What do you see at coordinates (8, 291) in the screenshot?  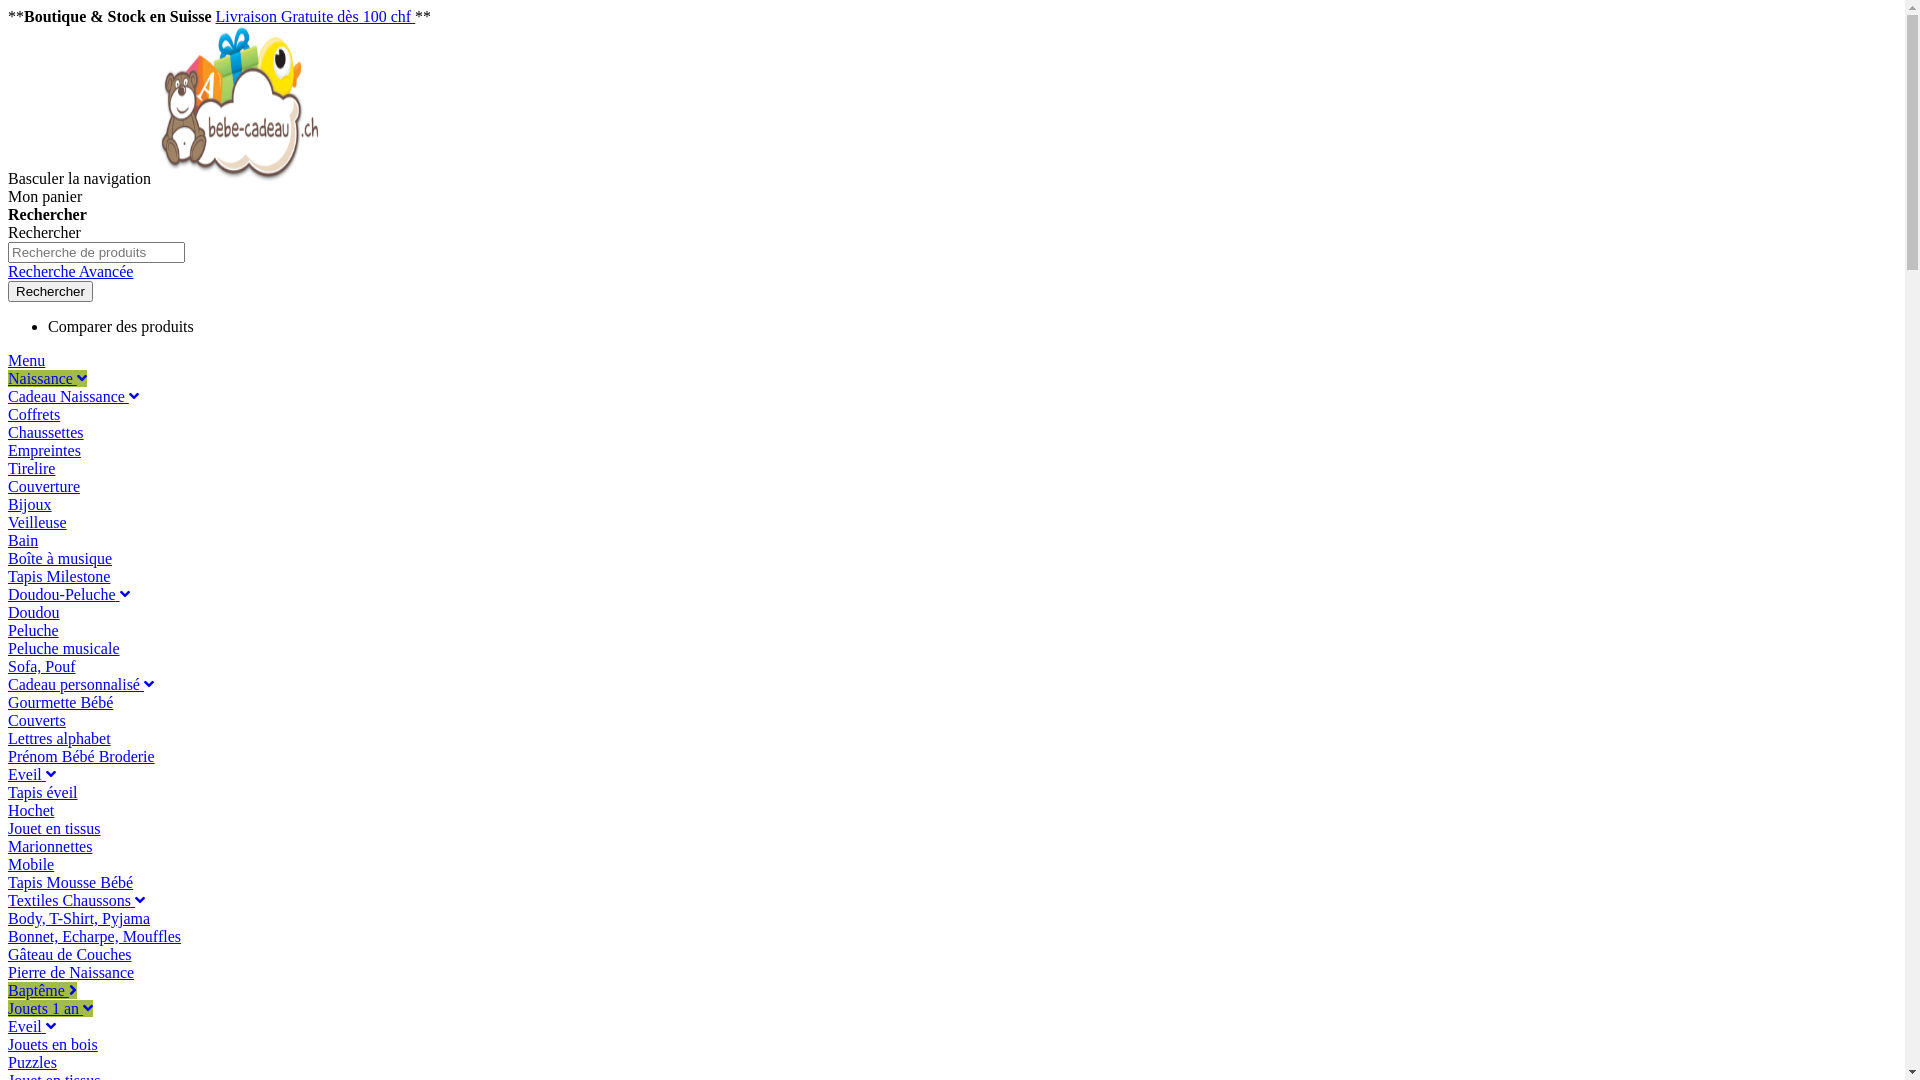 I see `'Rechercher'` at bounding box center [8, 291].